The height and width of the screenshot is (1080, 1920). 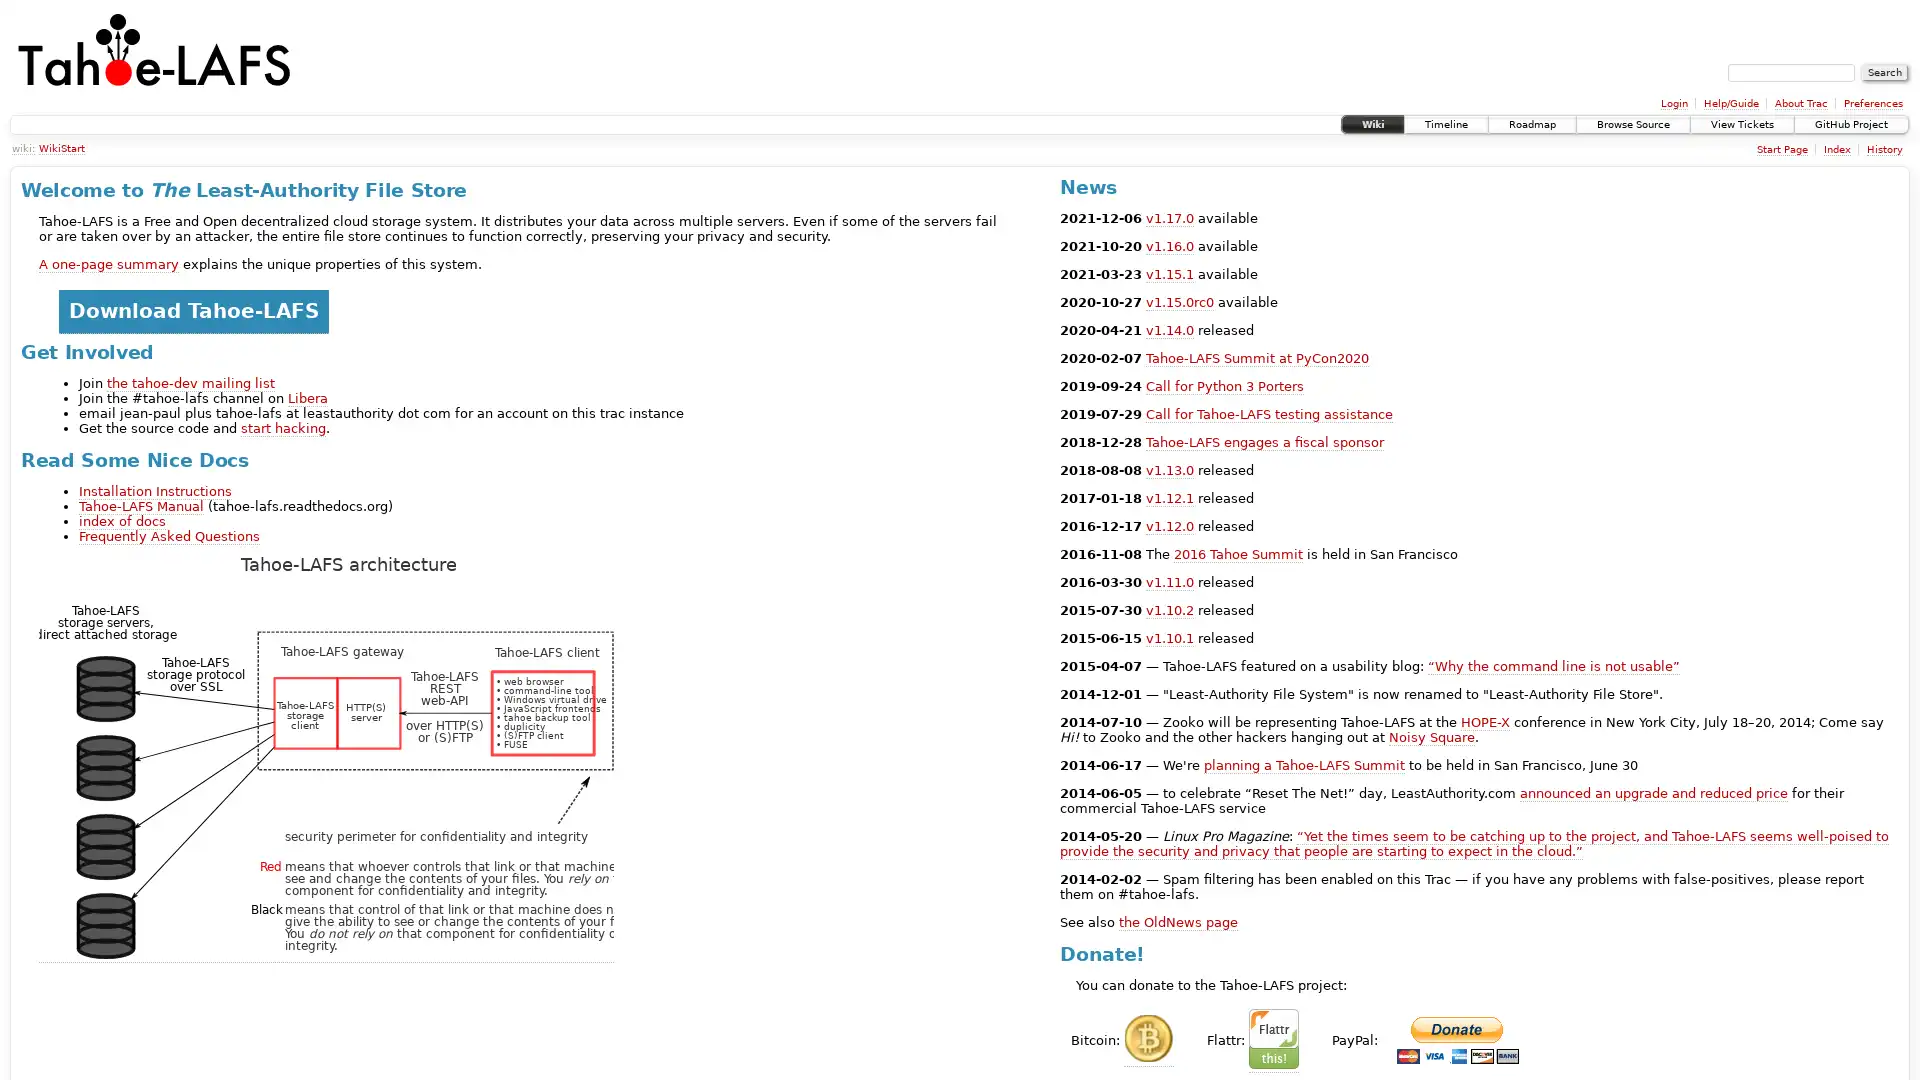 I want to click on Search, so click(x=1884, y=72).